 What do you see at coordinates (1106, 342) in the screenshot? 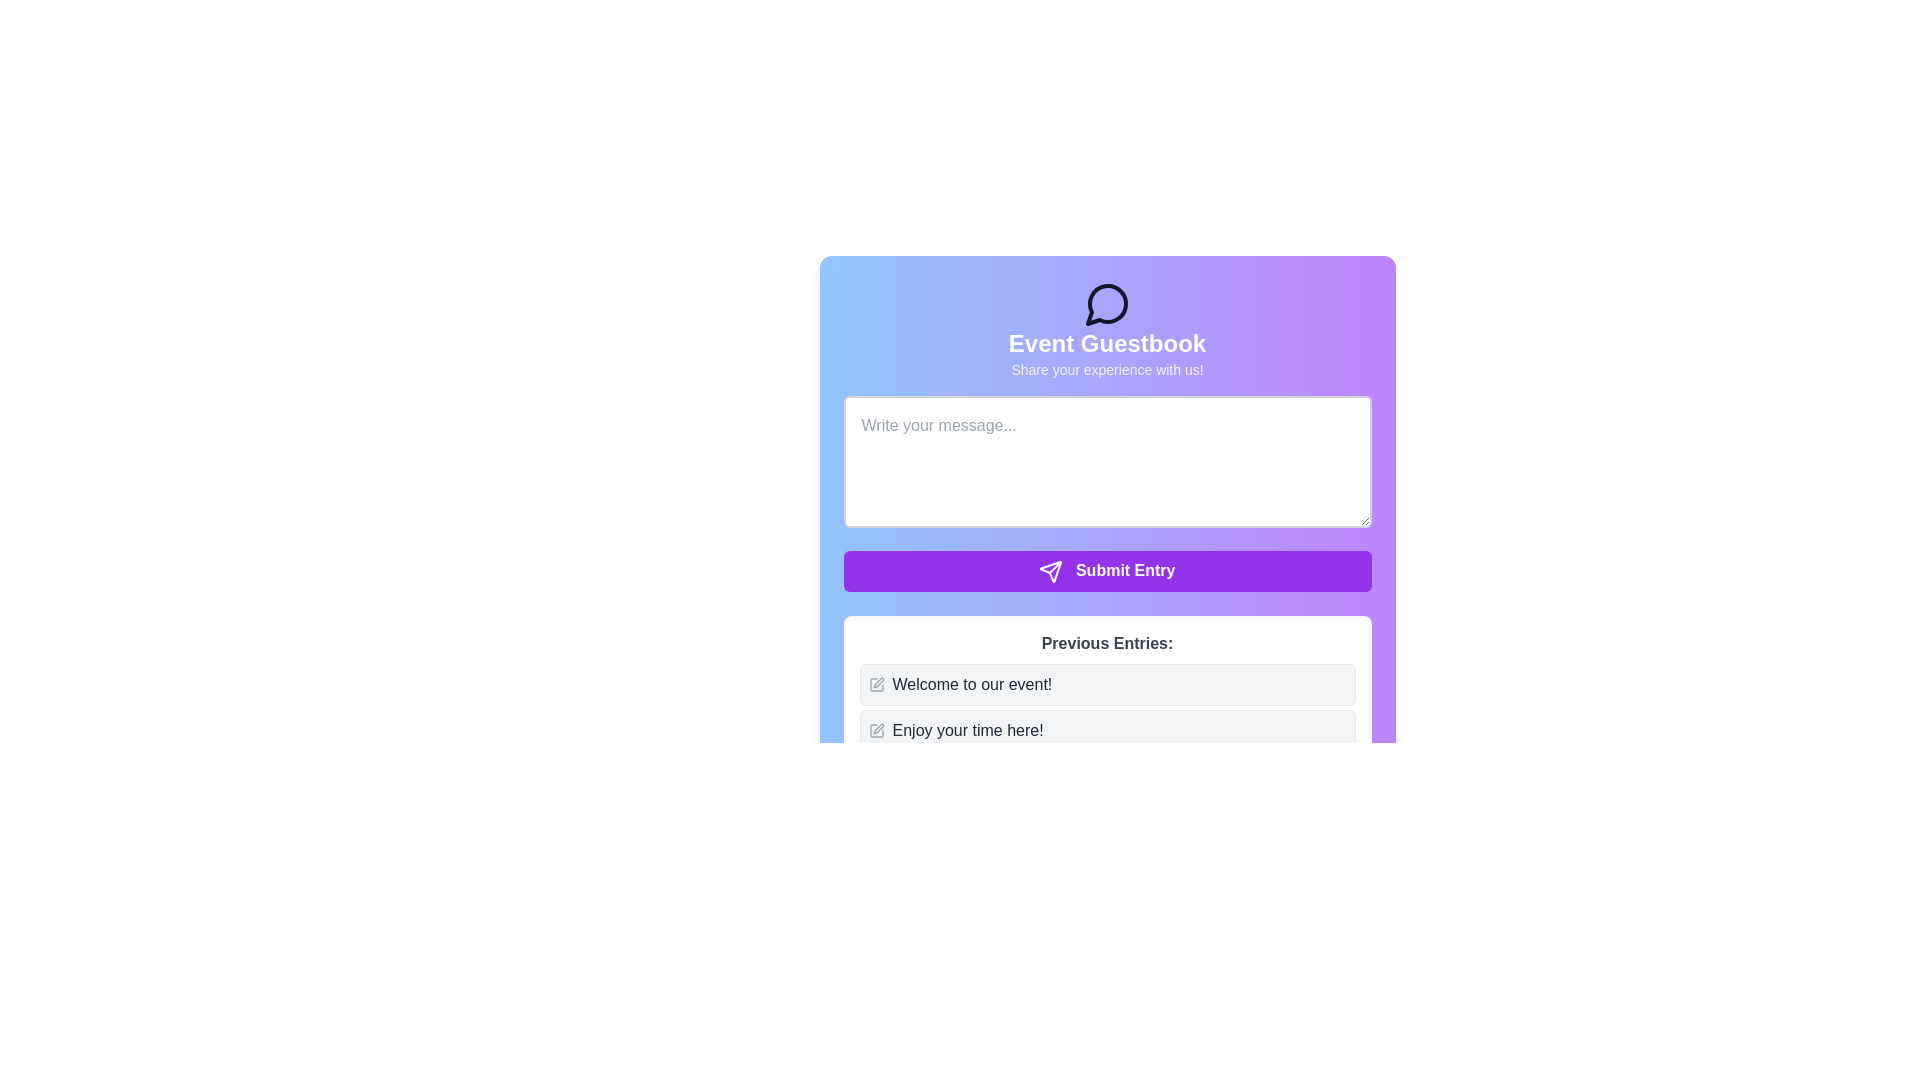
I see `the text label that reads 'Event Guestbook', which is styled with a bold, large white font and positioned at the top-center of the interface, above the smaller text 'Share your experience with us!'` at bounding box center [1106, 342].